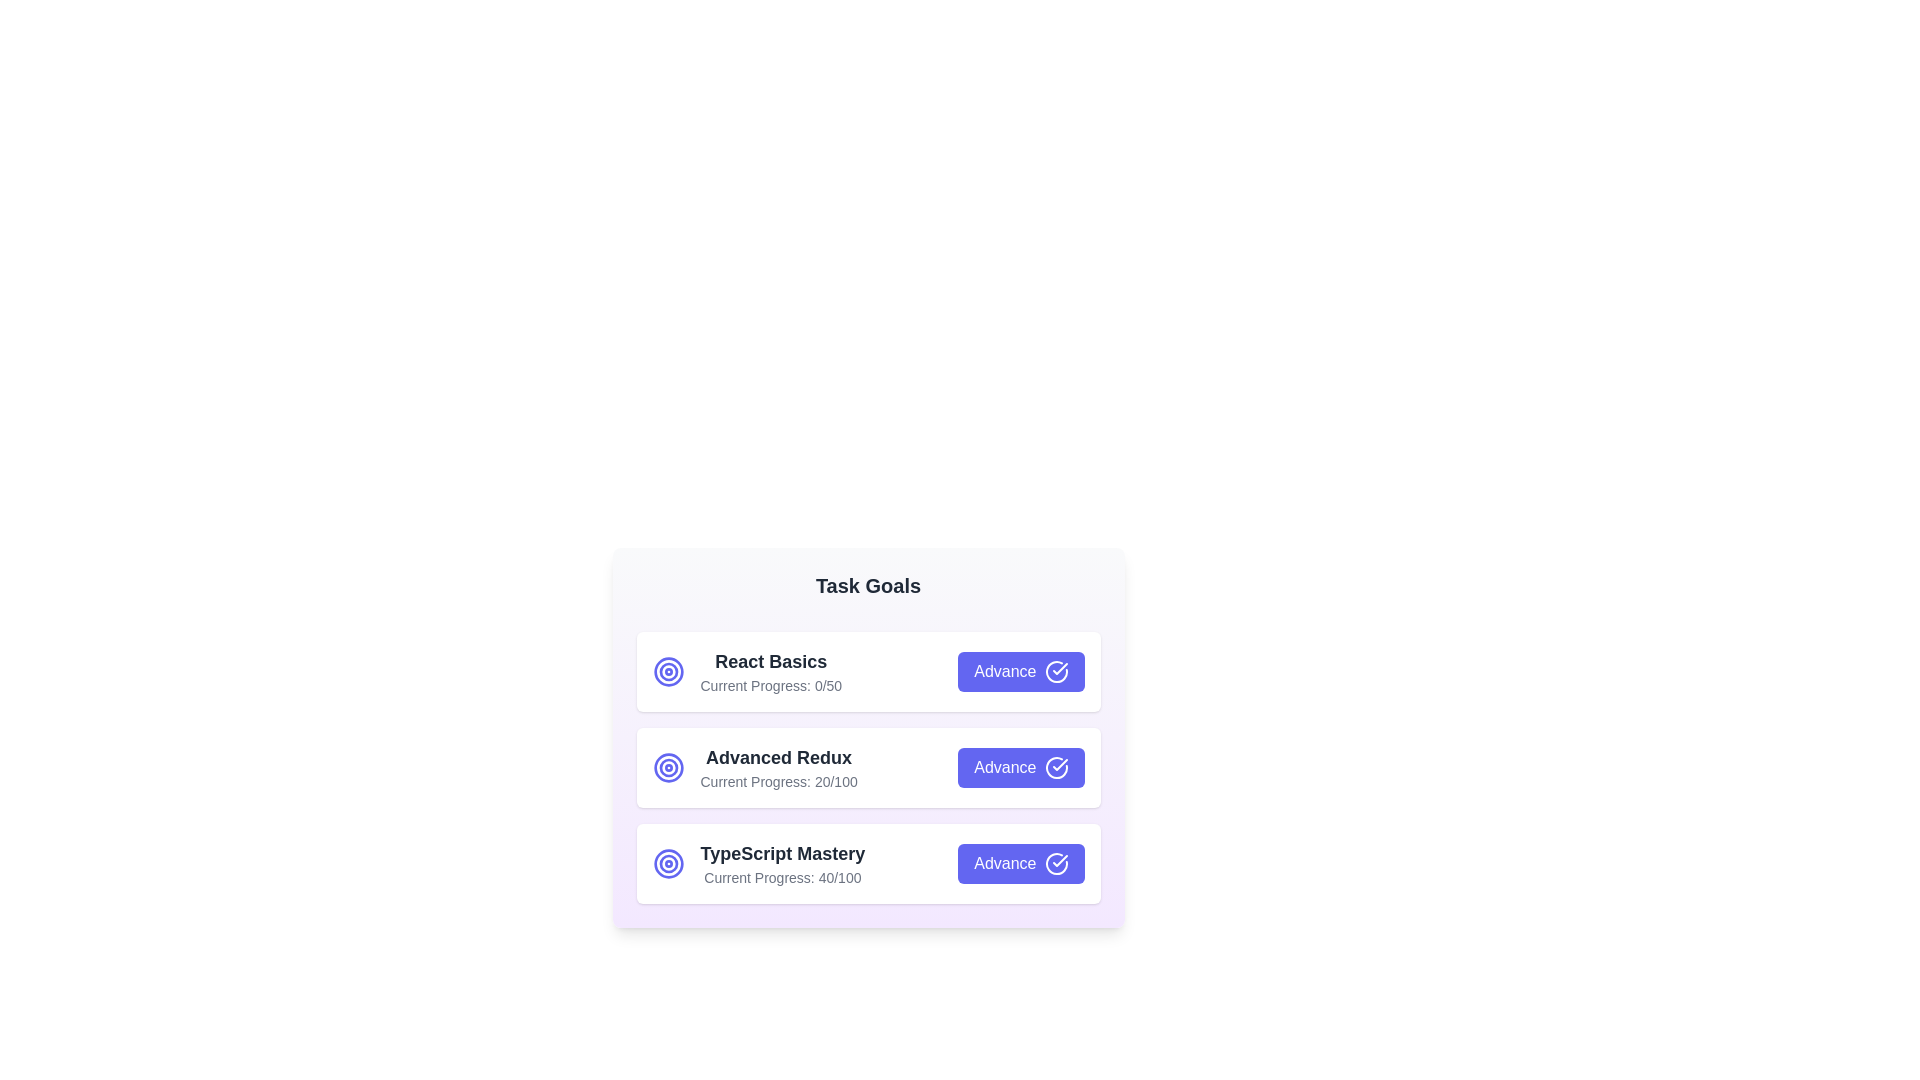 The image size is (1920, 1080). I want to click on progress information displayed in the Text Label located below the 'Advanced Redux' title in the vertical list of goals, so click(778, 781).